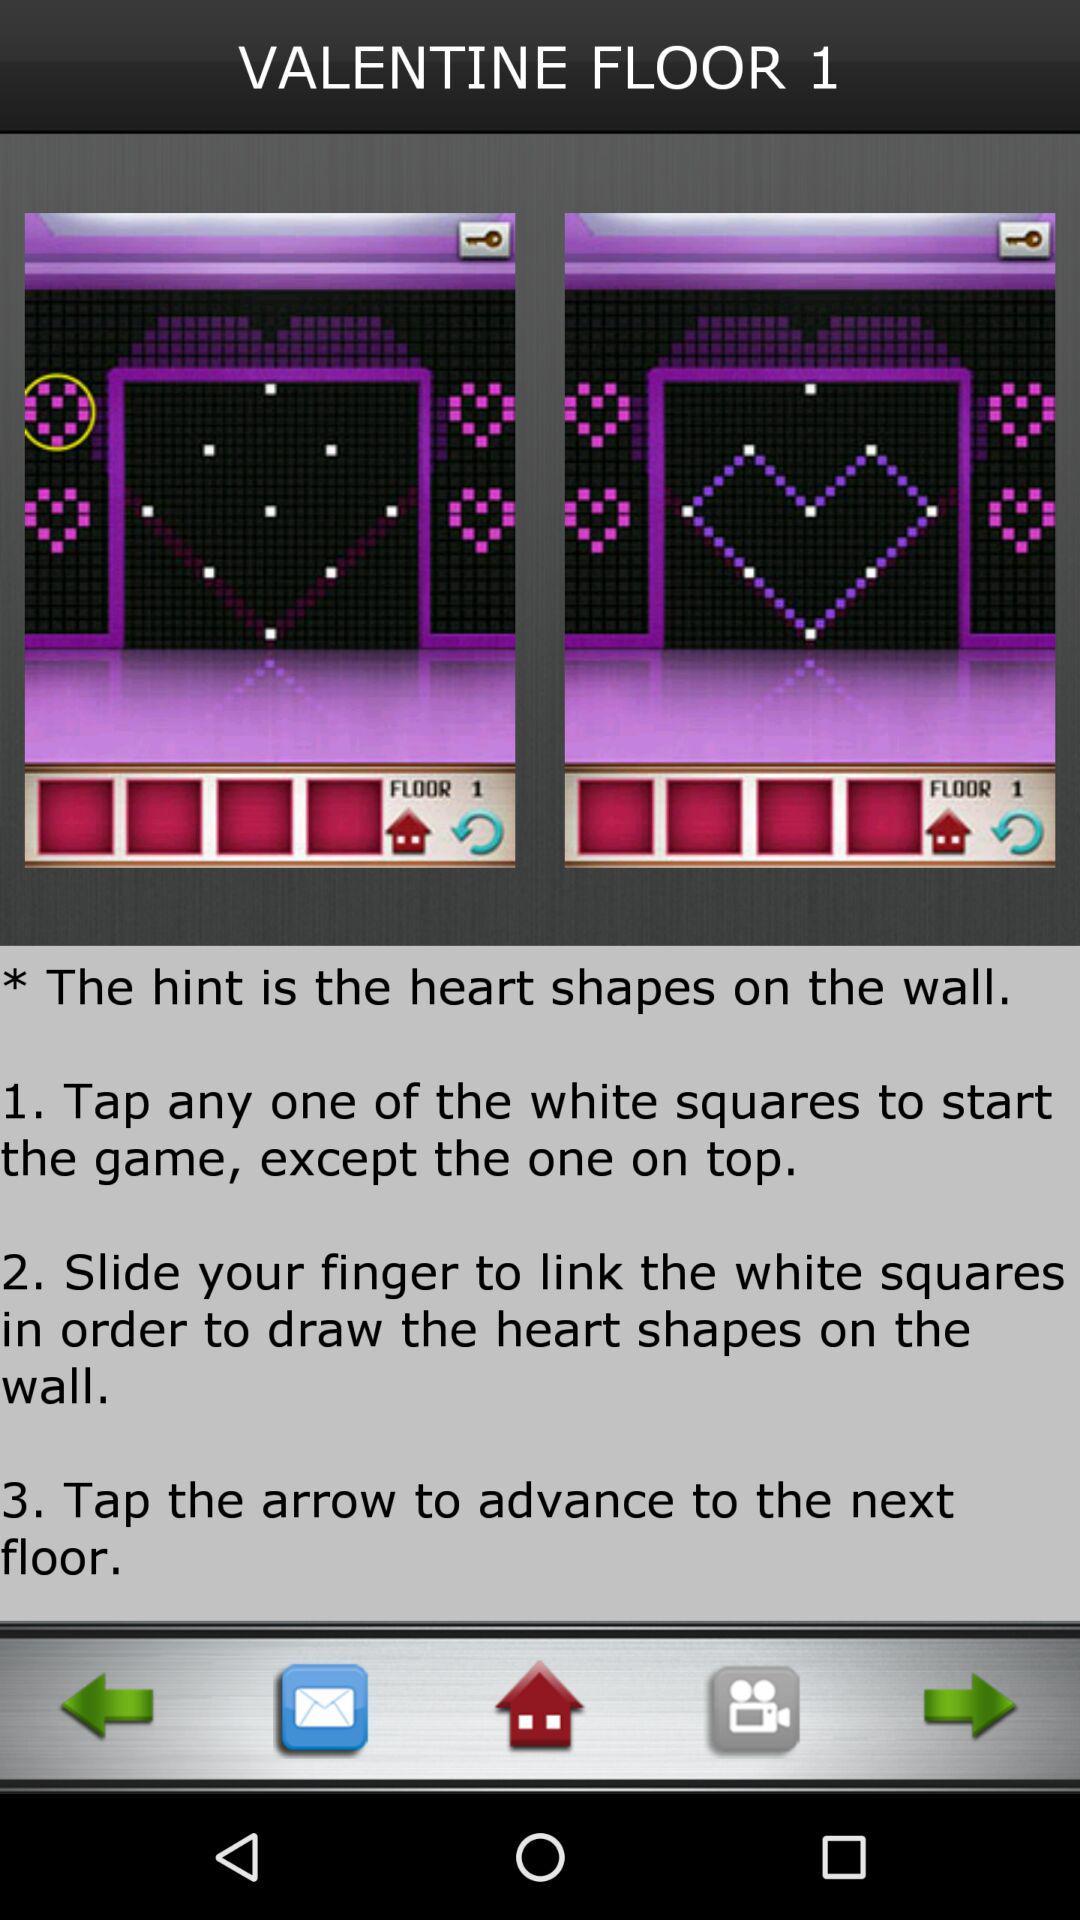 The width and height of the screenshot is (1080, 1920). Describe the element at coordinates (970, 1706) in the screenshot. I see `next` at that location.